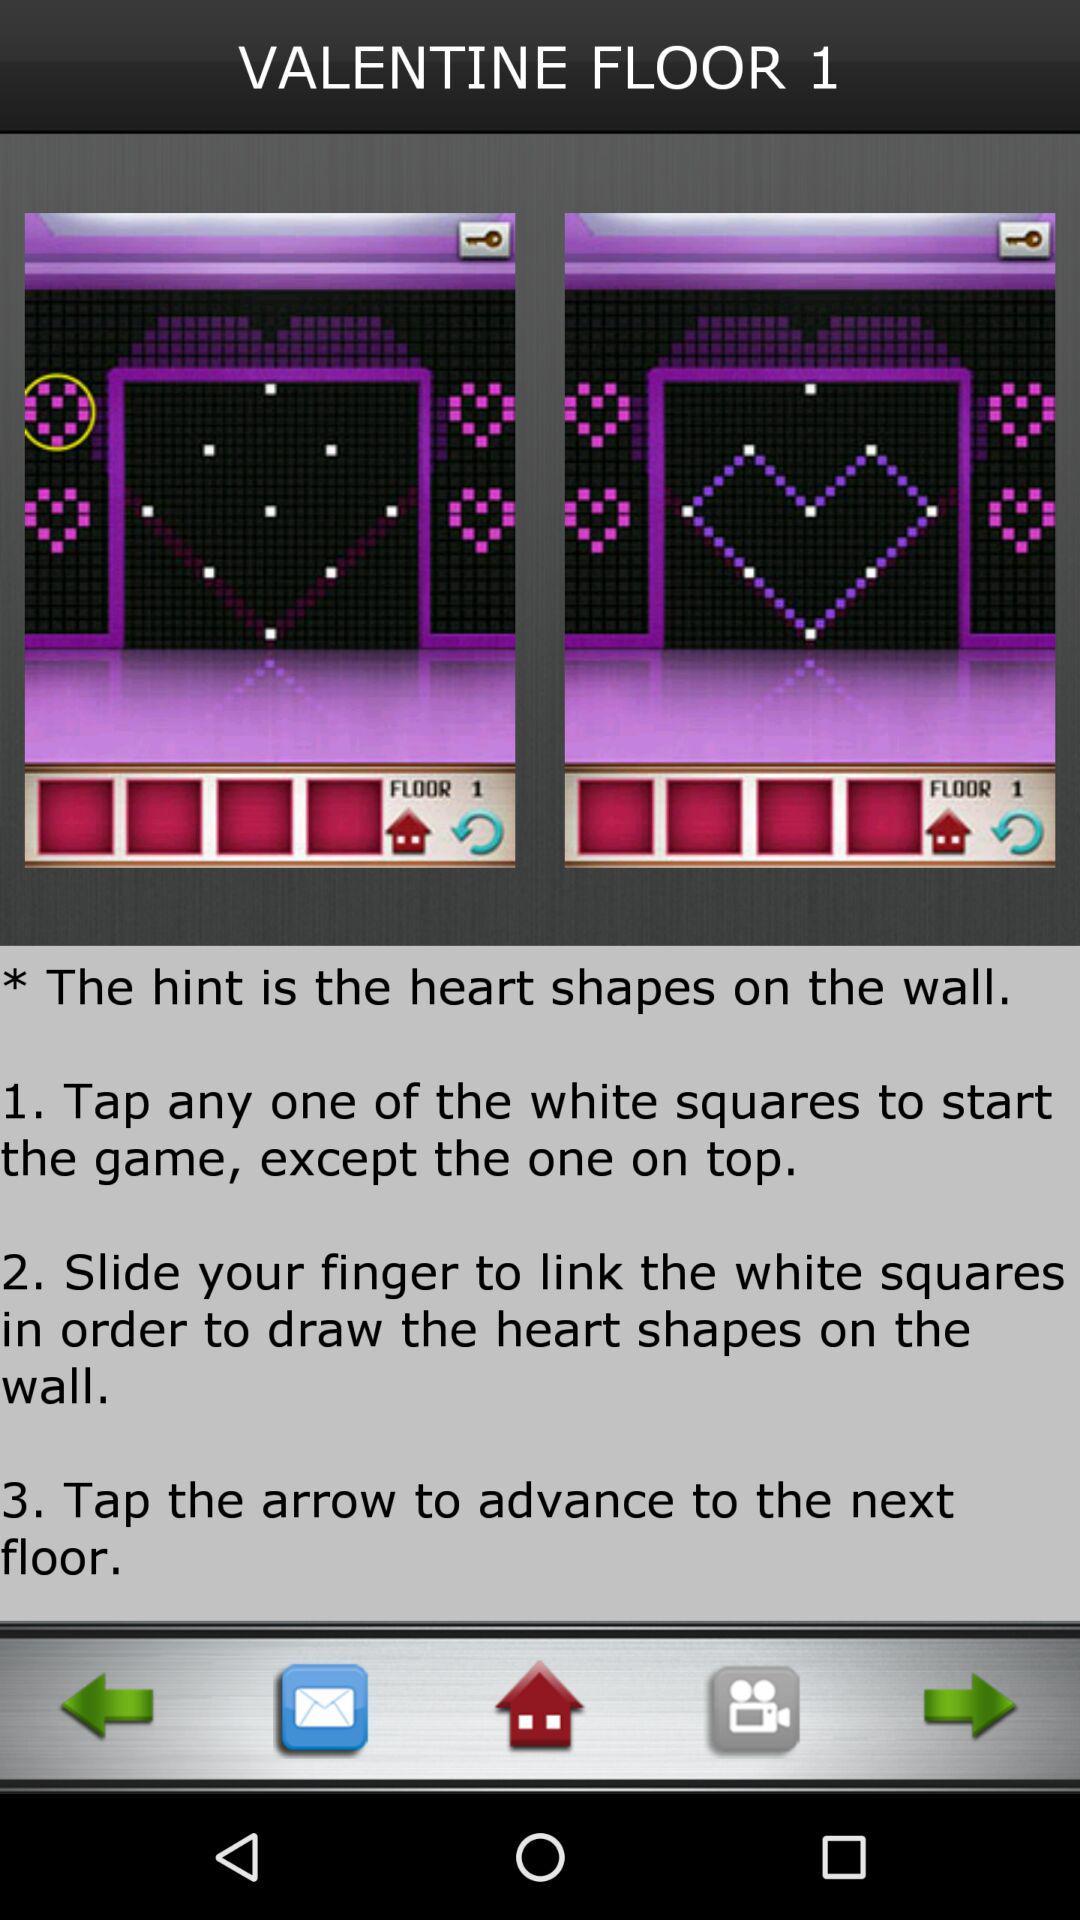 The width and height of the screenshot is (1080, 1920). Describe the element at coordinates (970, 1706) in the screenshot. I see `next` at that location.